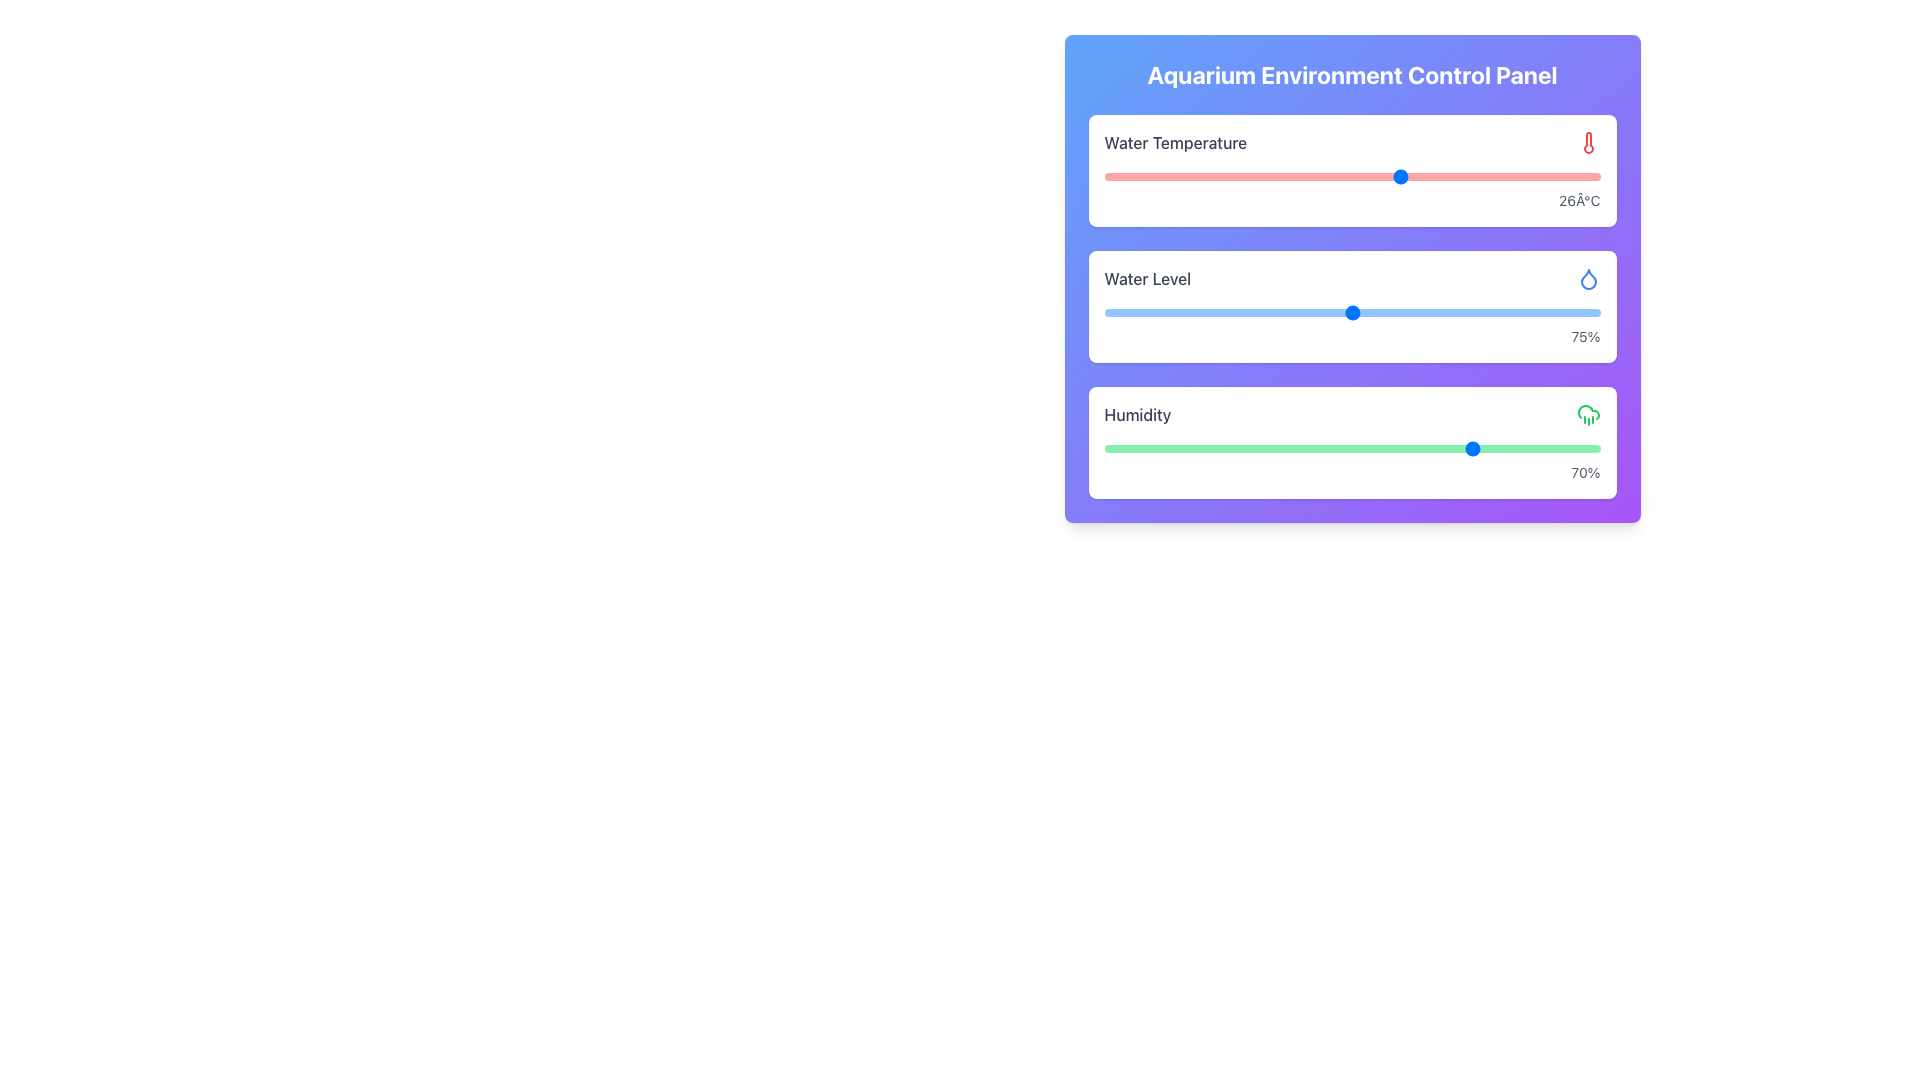 This screenshot has height=1080, width=1920. I want to click on the humidity, so click(1302, 447).